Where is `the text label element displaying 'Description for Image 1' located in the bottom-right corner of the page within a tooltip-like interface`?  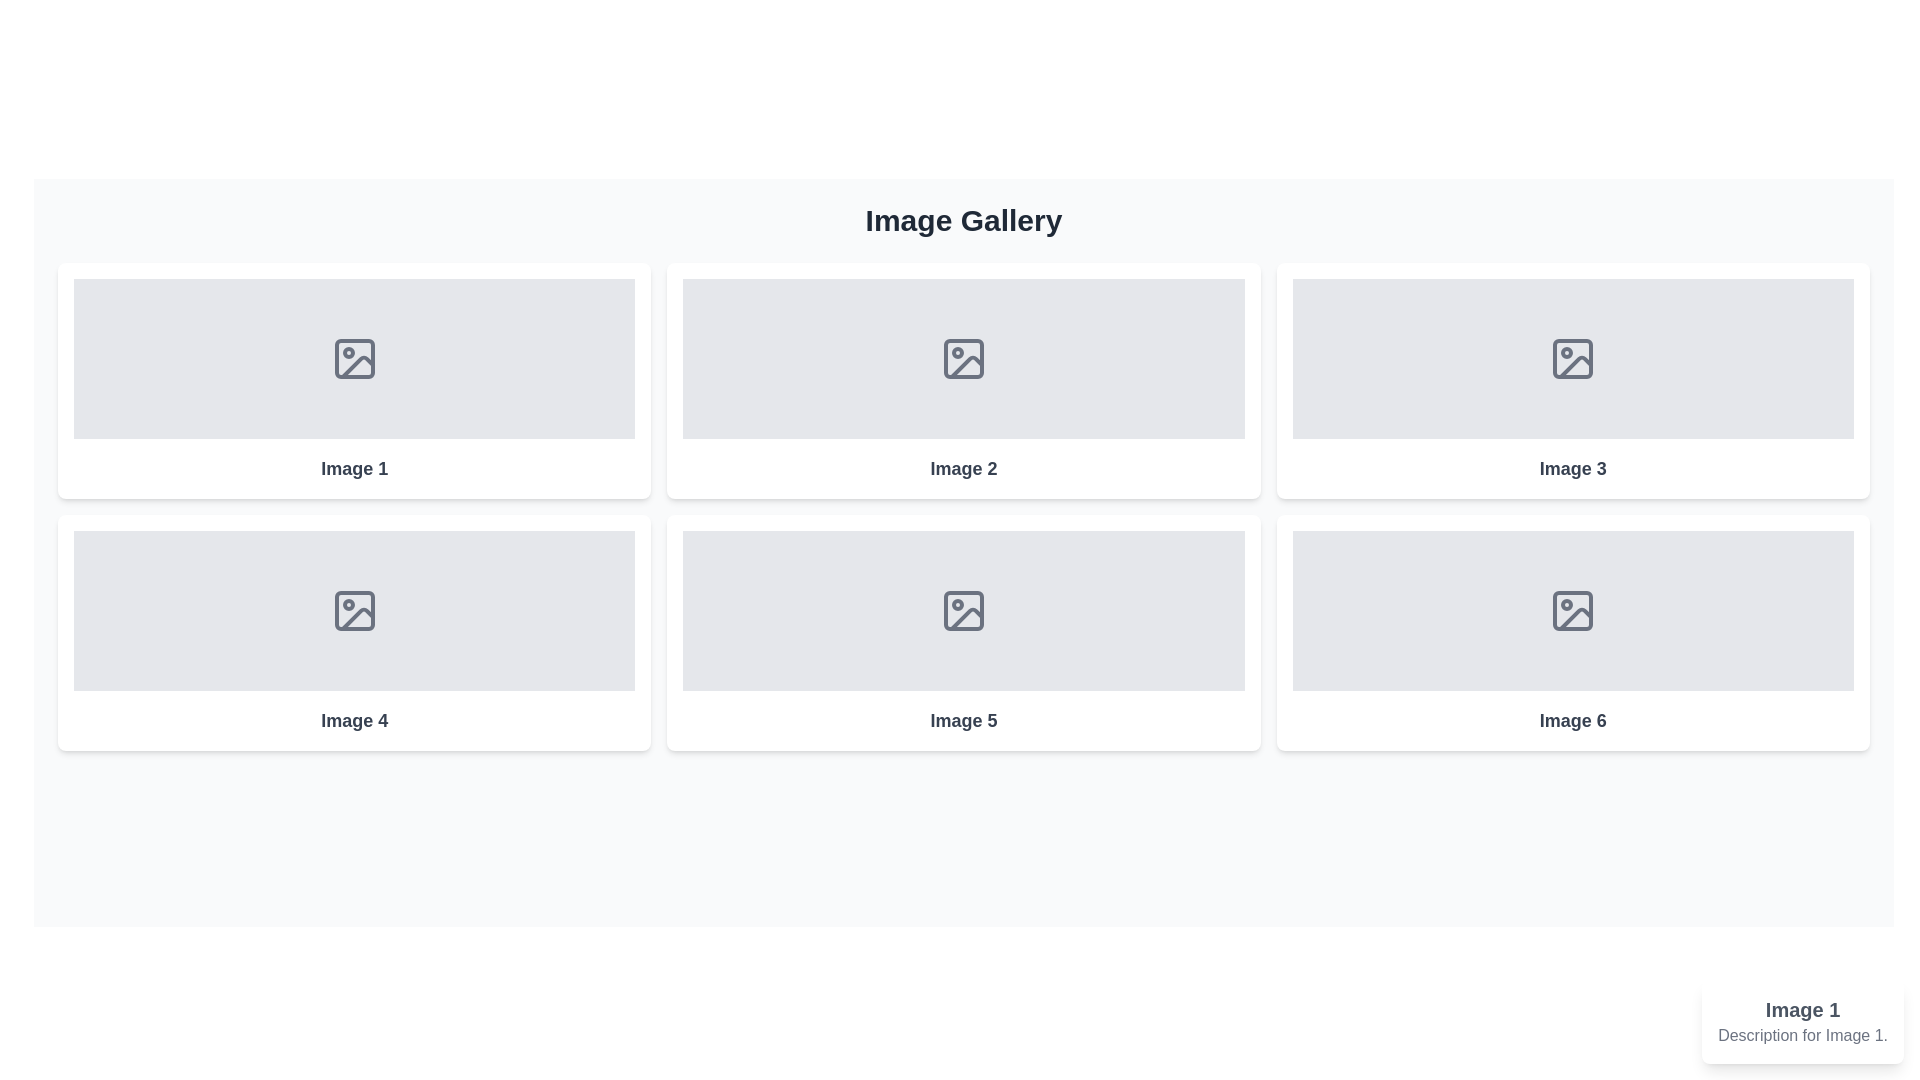
the text label element displaying 'Description for Image 1' located in the bottom-right corner of the page within a tooltip-like interface is located at coordinates (1803, 1035).